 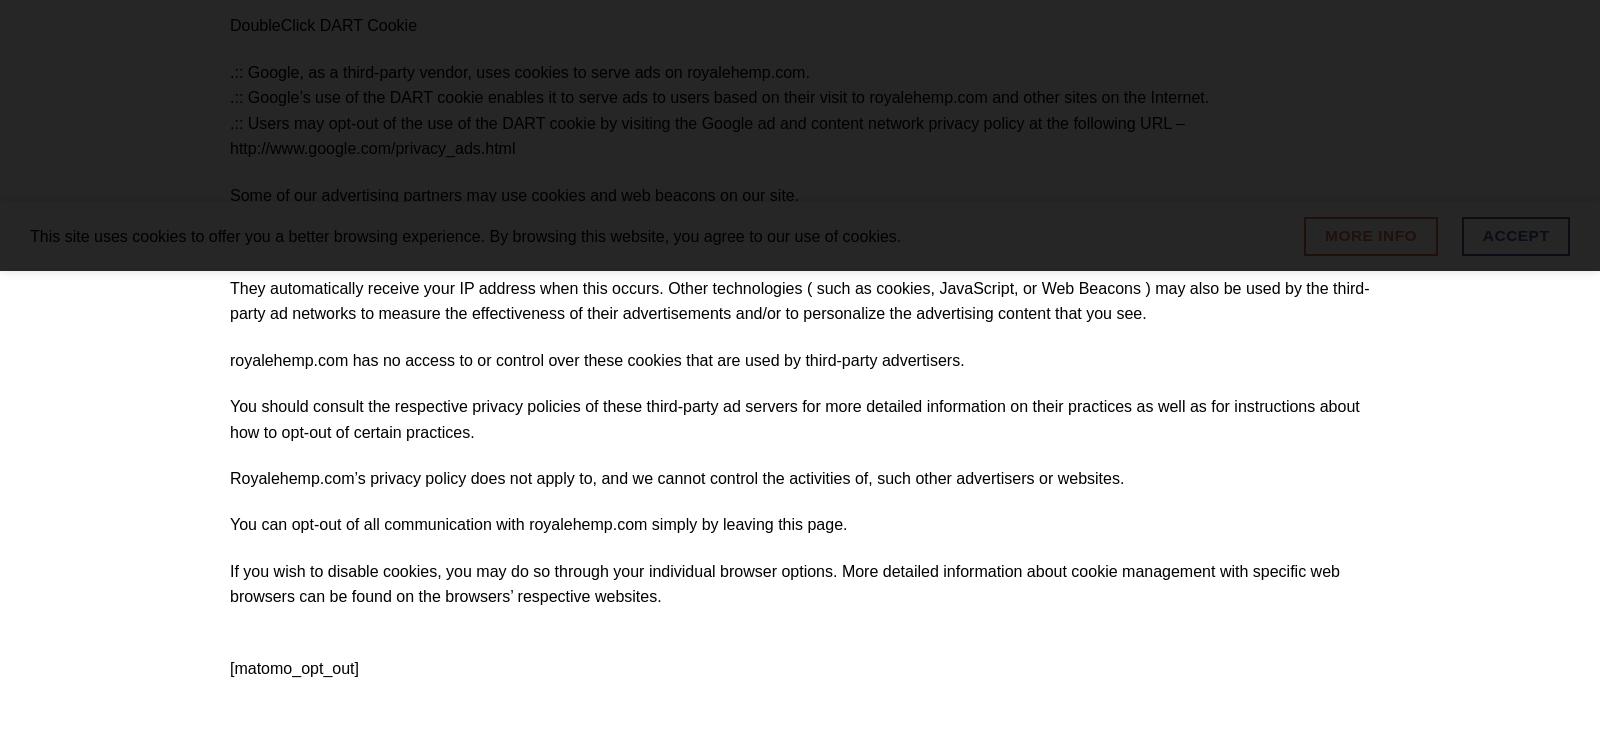 I want to click on 'They automatically receive your IP address when this occurs. Other technologies ( such as cookies, JavaScript, or Web Beacons ) may also be used by the third-party ad networks to measure the effectiveness of their advertisements and/or to personalize the advertising content that you see.', so click(x=799, y=299).